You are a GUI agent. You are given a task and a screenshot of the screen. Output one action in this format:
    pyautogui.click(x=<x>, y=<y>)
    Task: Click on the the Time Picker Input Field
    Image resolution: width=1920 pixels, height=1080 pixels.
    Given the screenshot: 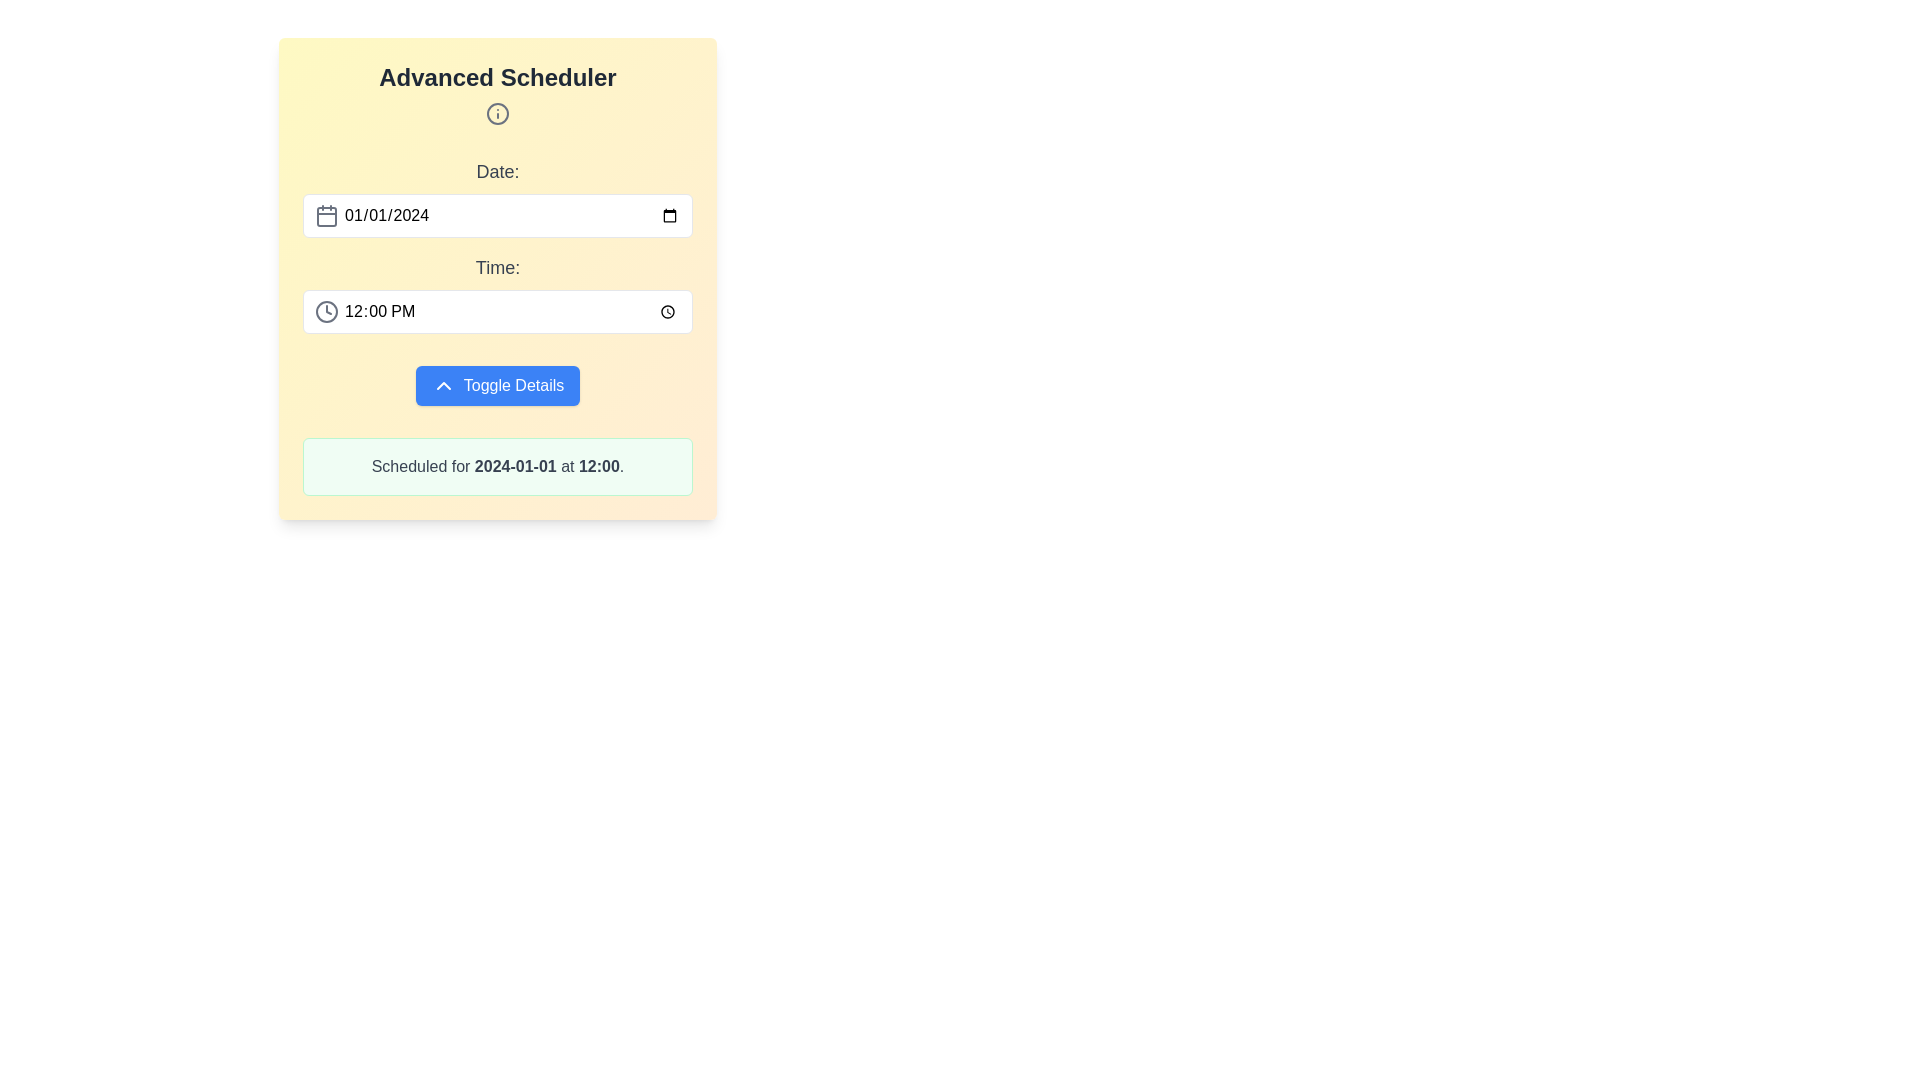 What is the action you would take?
    pyautogui.click(x=498, y=293)
    